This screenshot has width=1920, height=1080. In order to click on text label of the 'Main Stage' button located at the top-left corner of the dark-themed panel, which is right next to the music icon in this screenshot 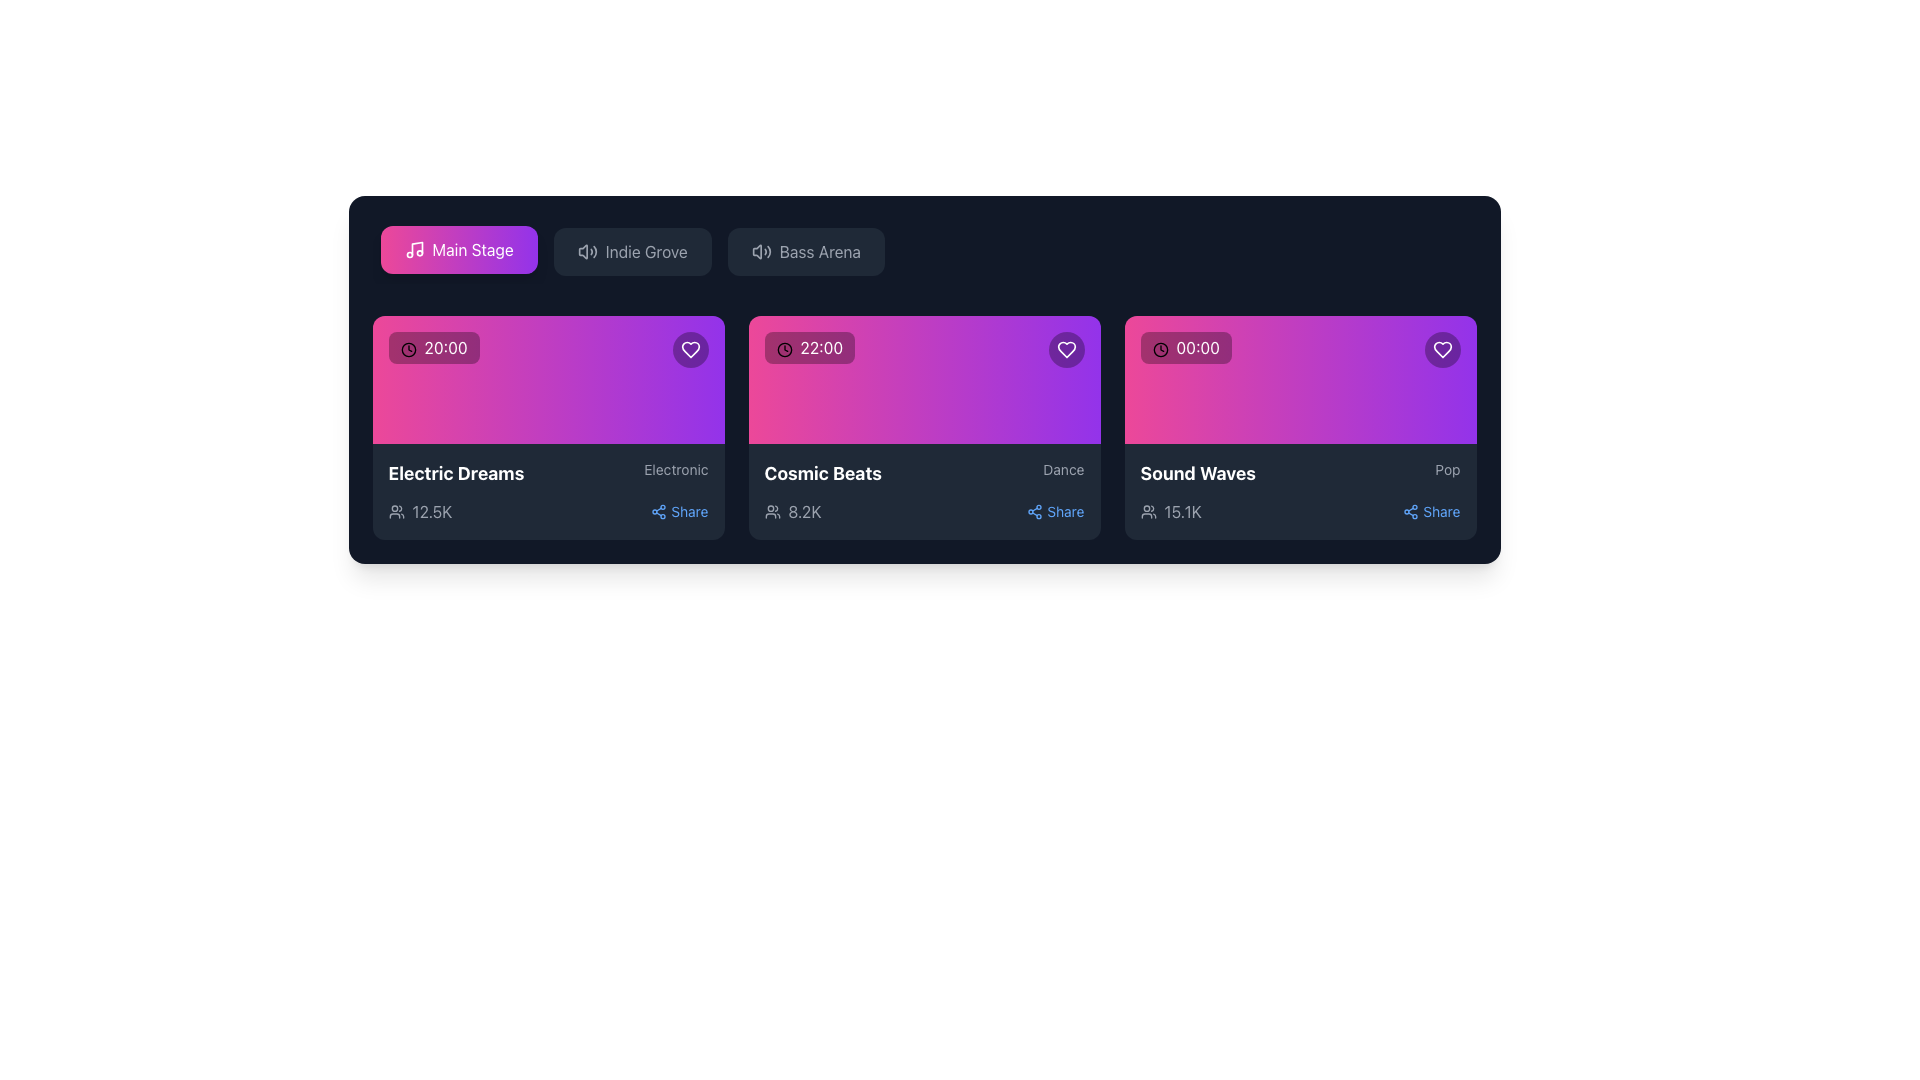, I will do `click(472, 249)`.